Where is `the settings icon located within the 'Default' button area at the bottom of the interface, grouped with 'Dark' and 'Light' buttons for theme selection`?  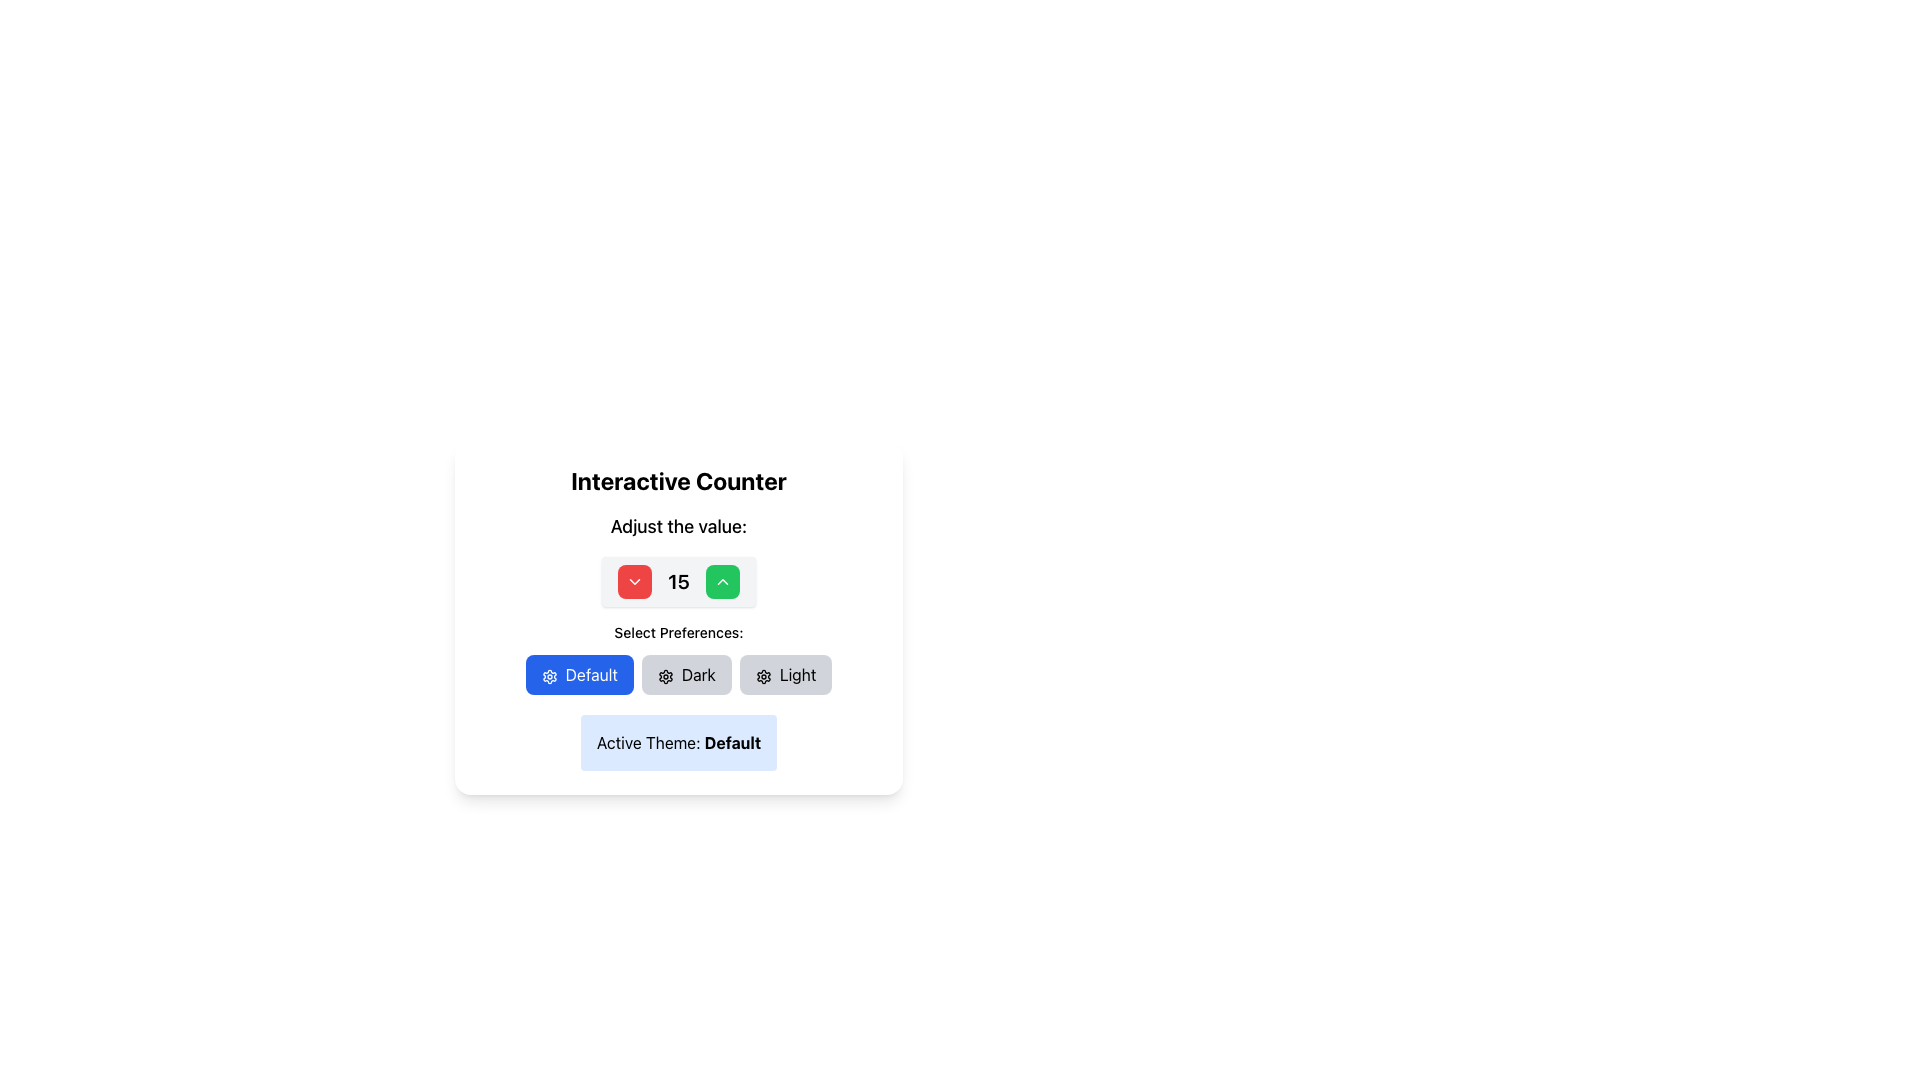
the settings icon located within the 'Default' button area at the bottom of the interface, grouped with 'Dark' and 'Light' buttons for theme selection is located at coordinates (762, 675).